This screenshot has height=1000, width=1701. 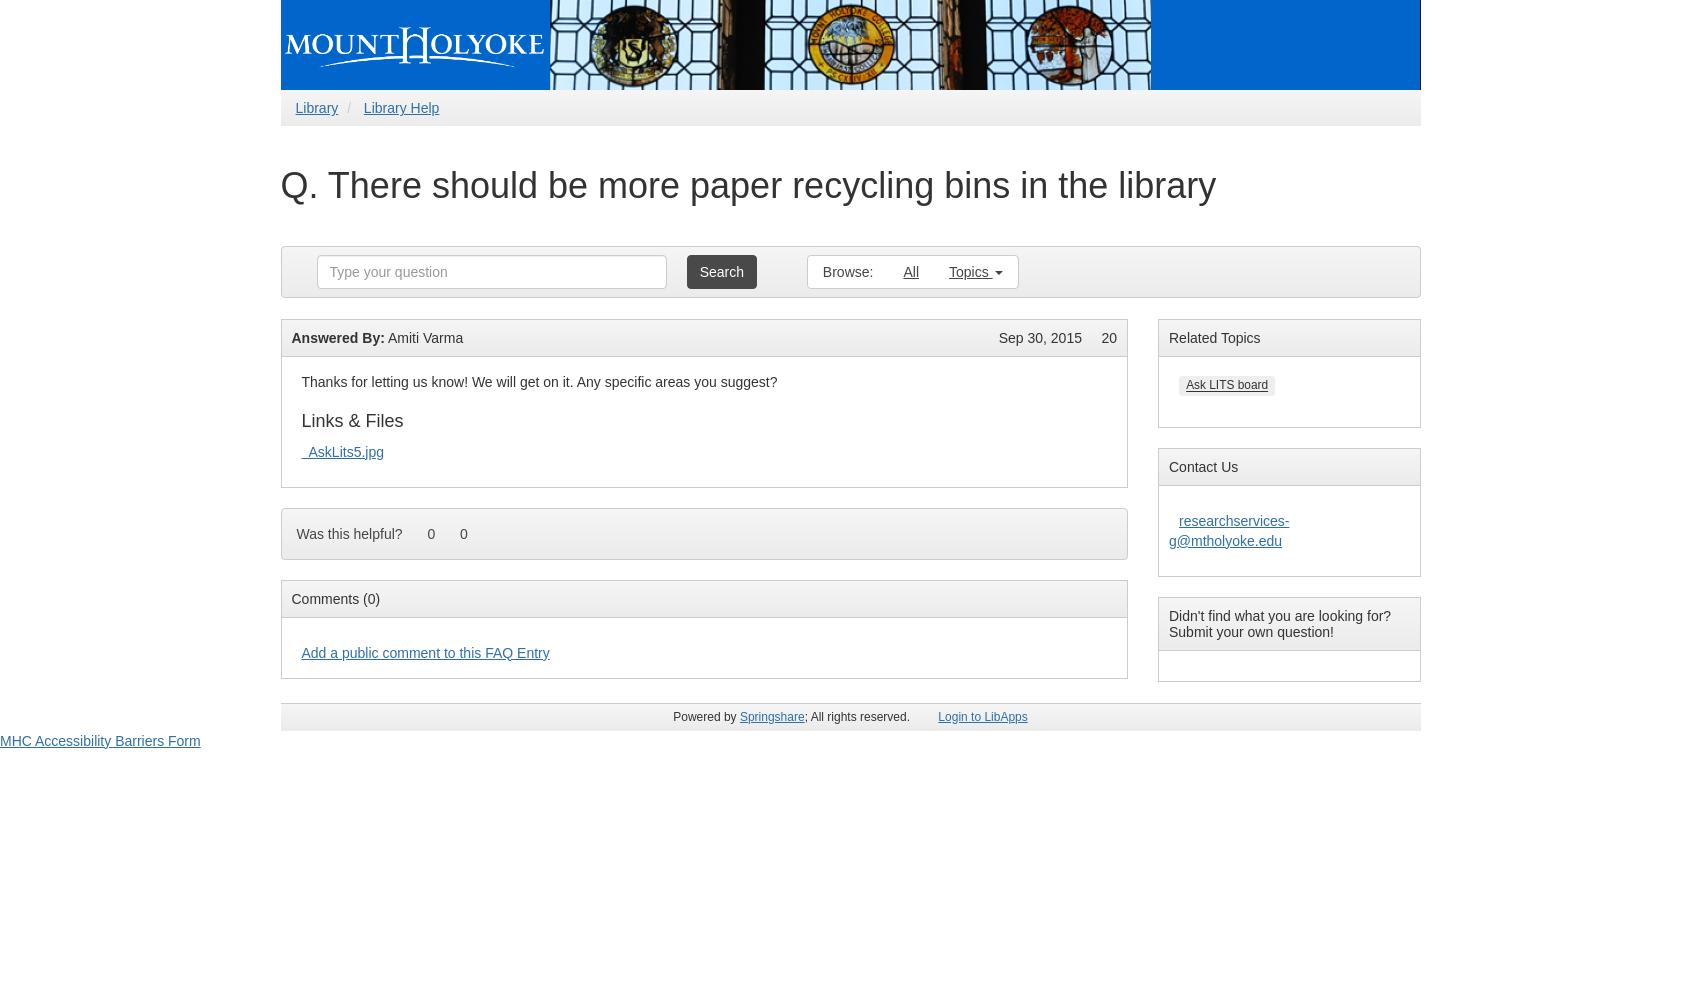 What do you see at coordinates (847, 271) in the screenshot?
I see `'Browse:'` at bounding box center [847, 271].